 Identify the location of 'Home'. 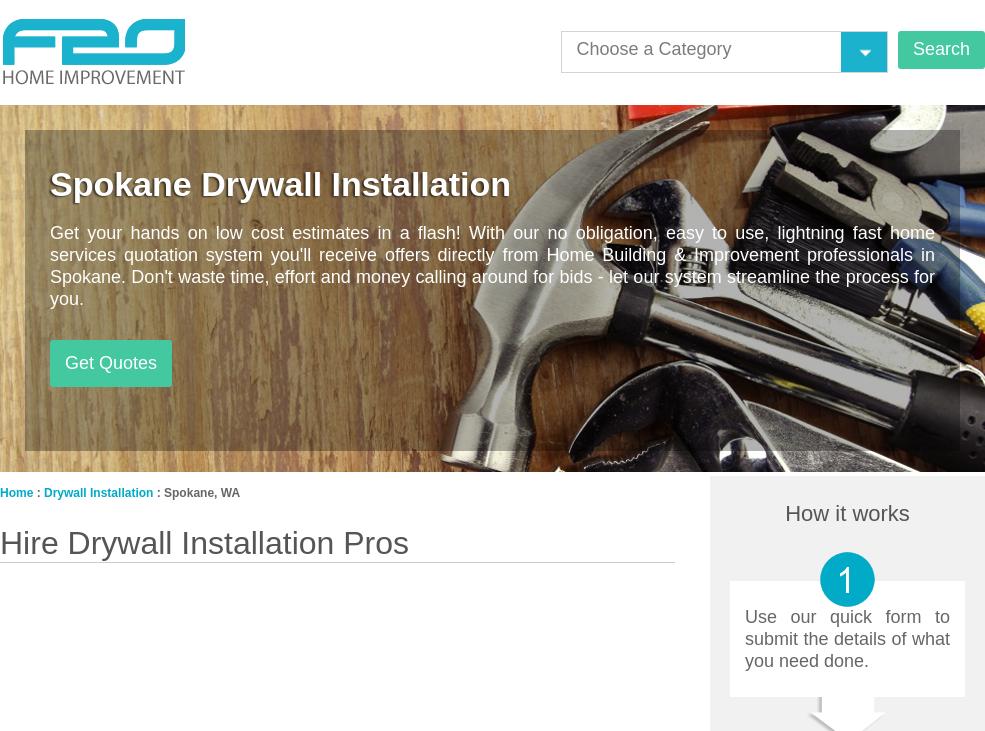
(15, 491).